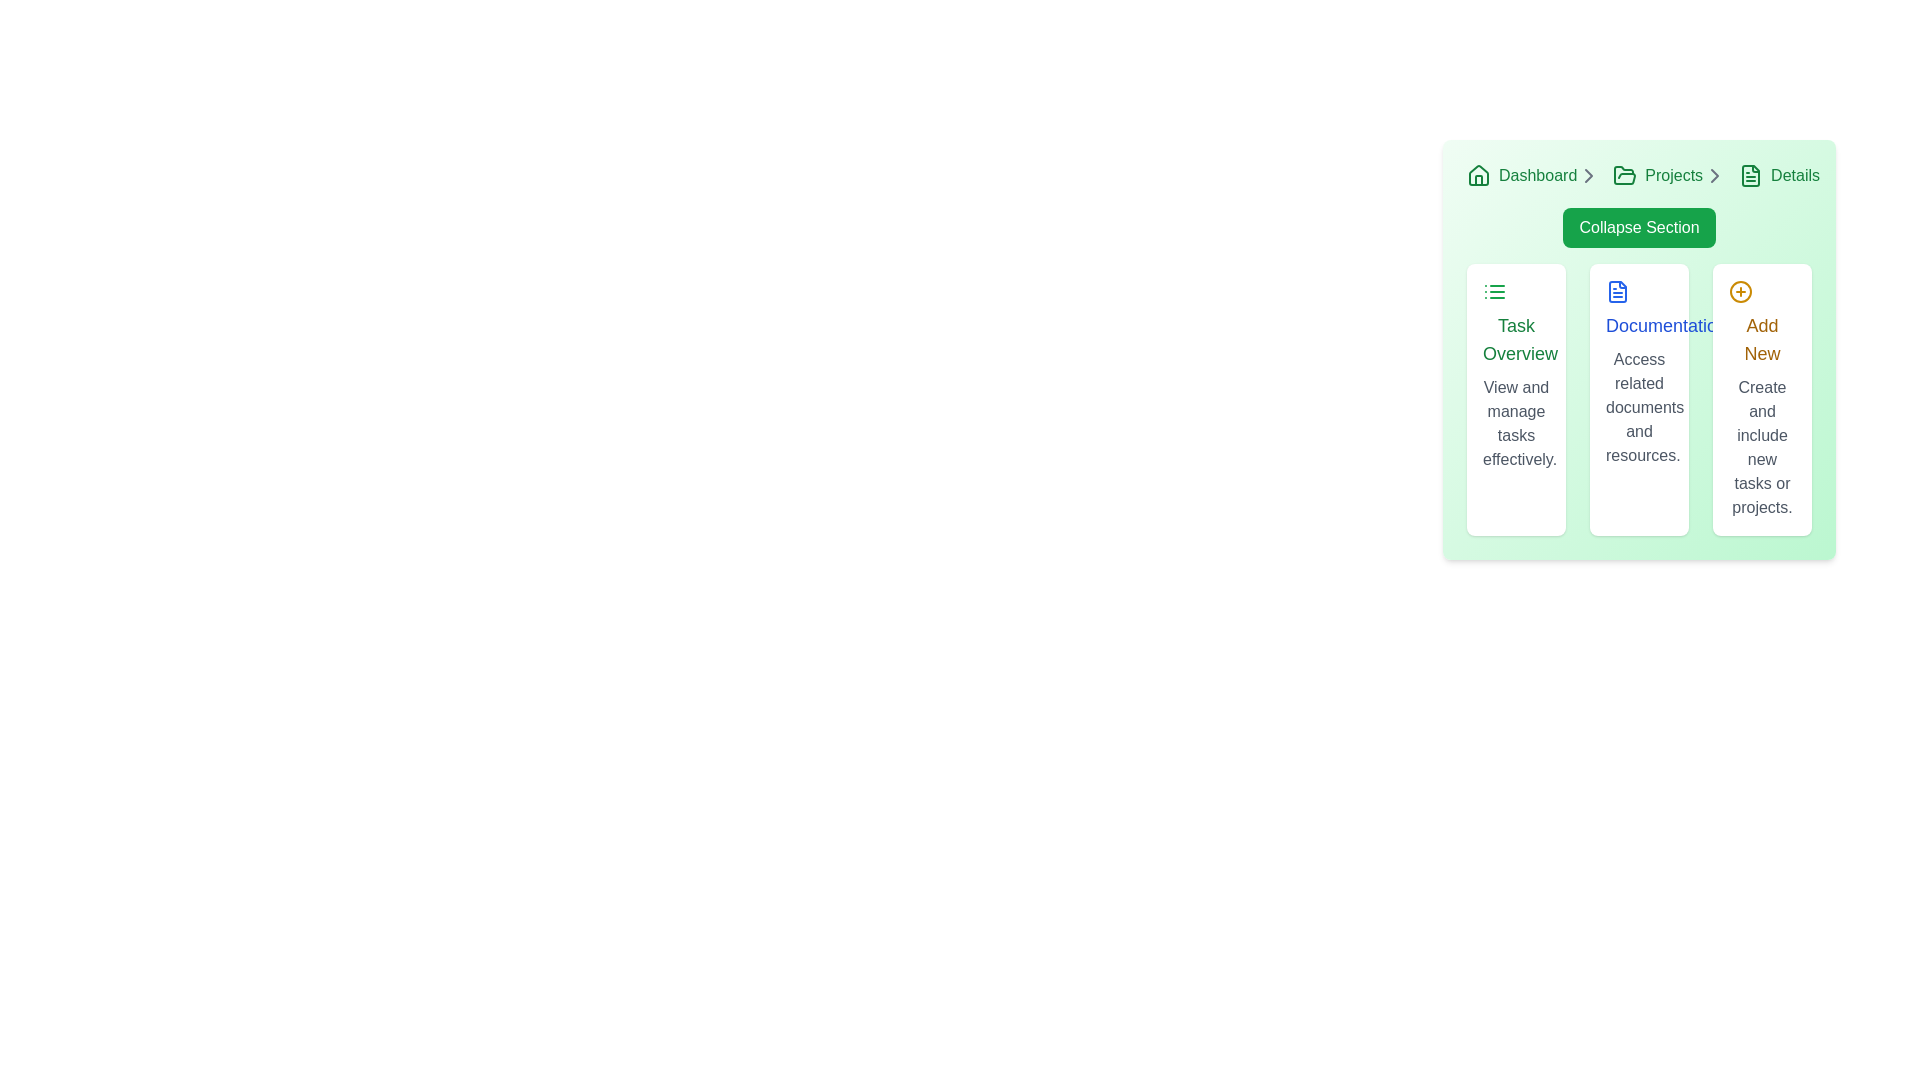 The width and height of the screenshot is (1920, 1080). Describe the element at coordinates (1740, 292) in the screenshot. I see `the addition icon located in the top left corner of the 'Add New' card, which visually represents creating new tasks or projects` at that location.